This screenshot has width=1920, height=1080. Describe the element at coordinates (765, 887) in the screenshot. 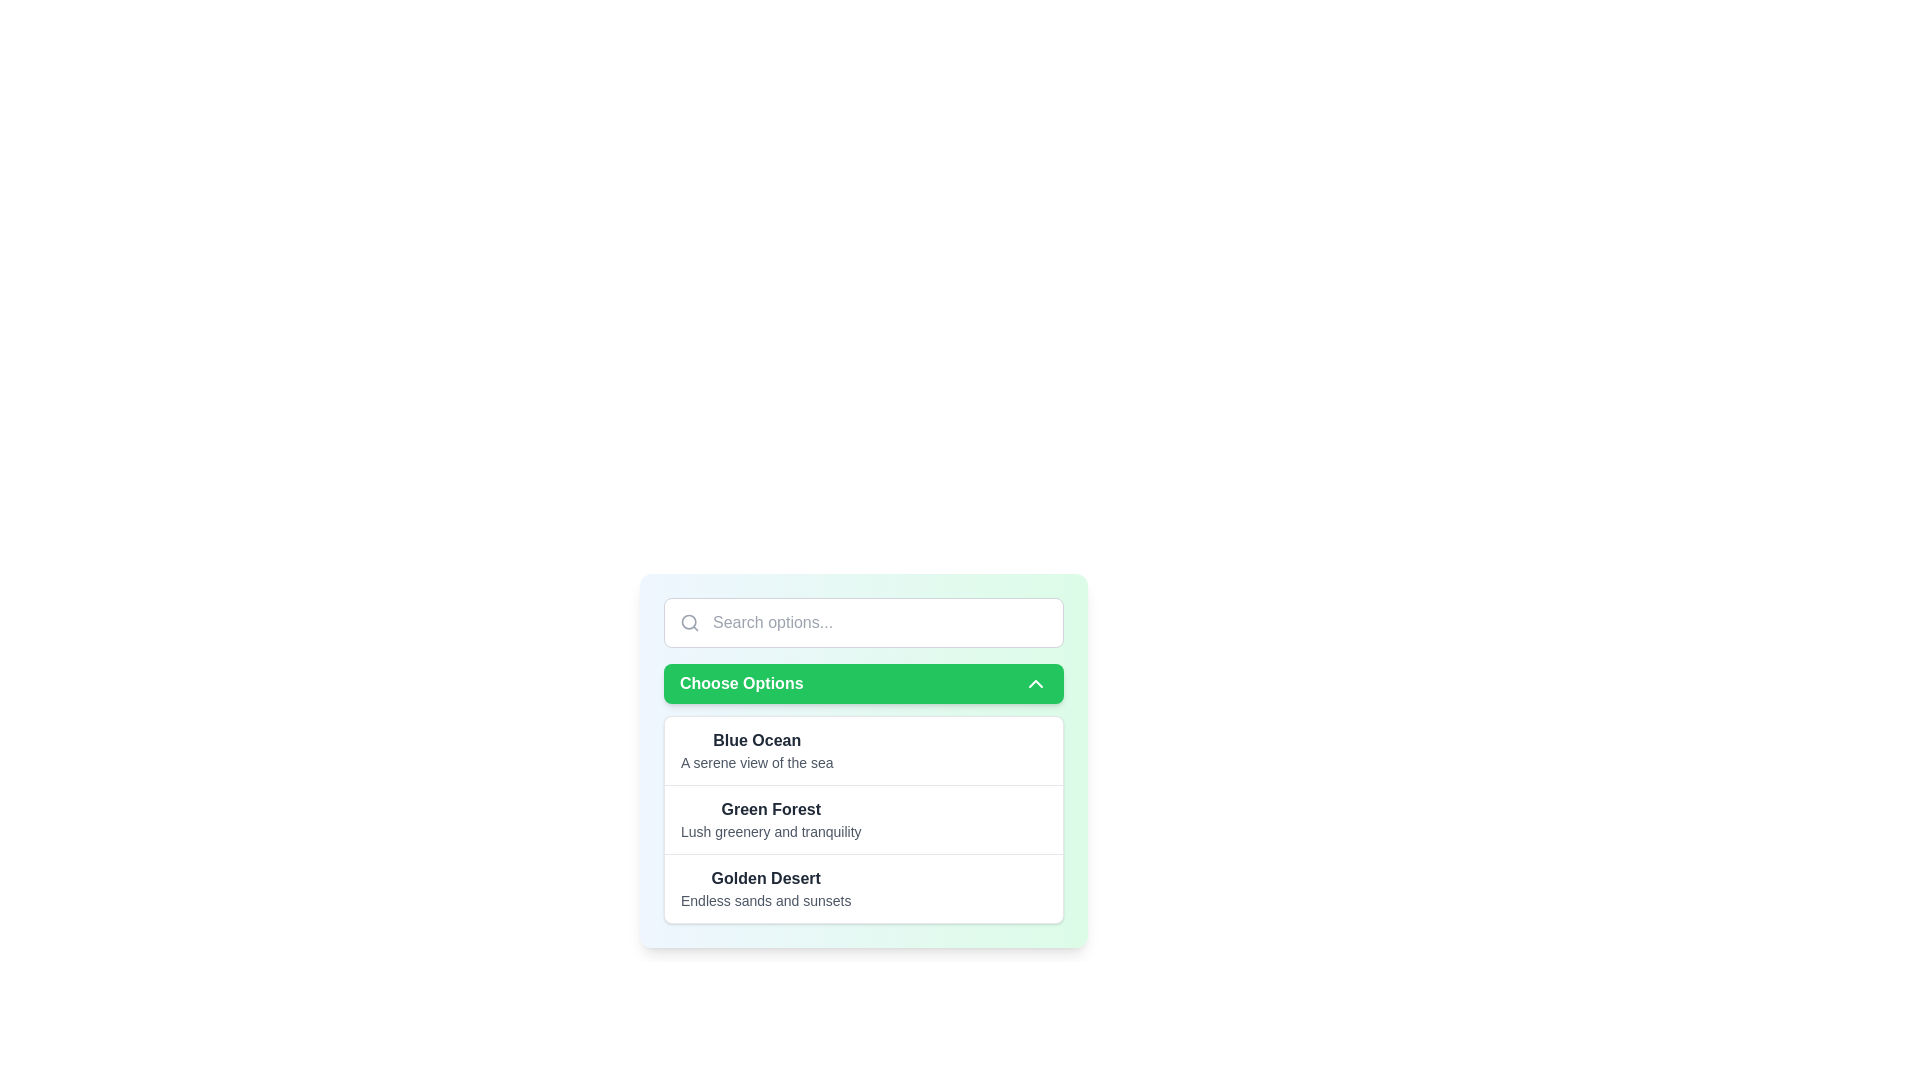

I see `the List Item Textual Display showing 'Golden Desert' and 'Endless sands and sunsets', which is the third item in the dropdown menu` at that location.